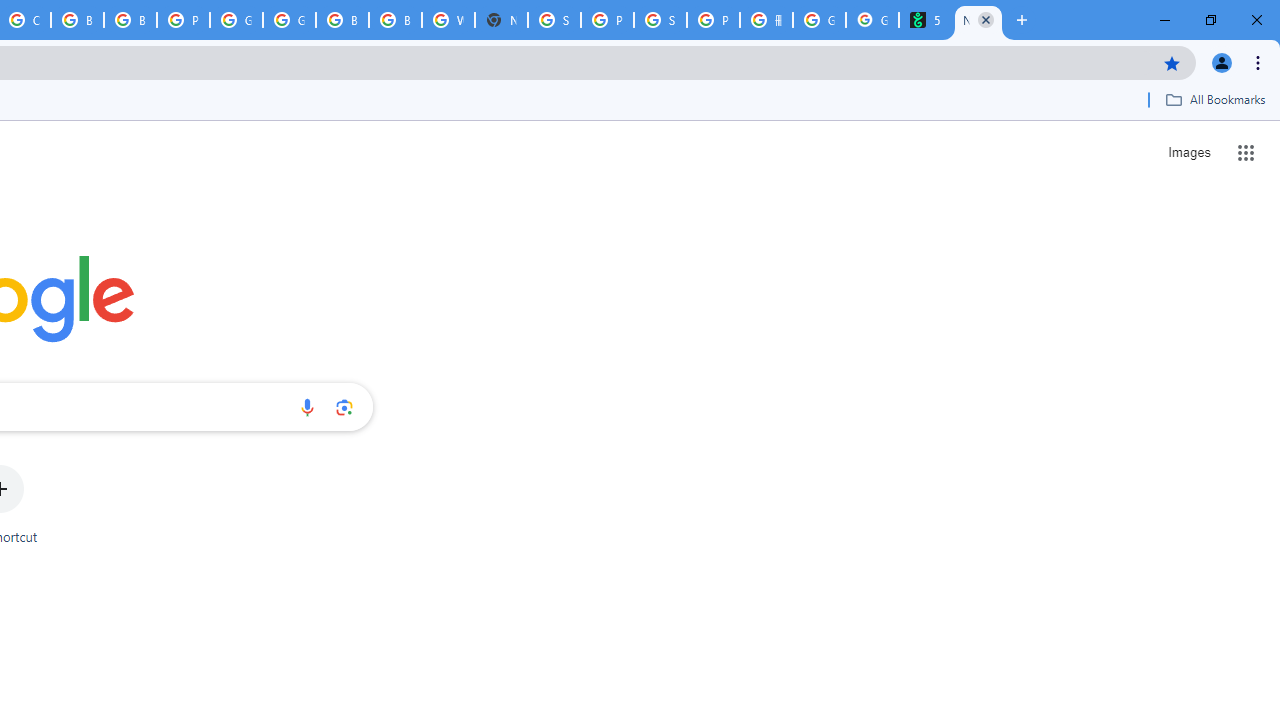 This screenshot has width=1280, height=720. Describe the element at coordinates (344, 406) in the screenshot. I see `'Search by image'` at that location.